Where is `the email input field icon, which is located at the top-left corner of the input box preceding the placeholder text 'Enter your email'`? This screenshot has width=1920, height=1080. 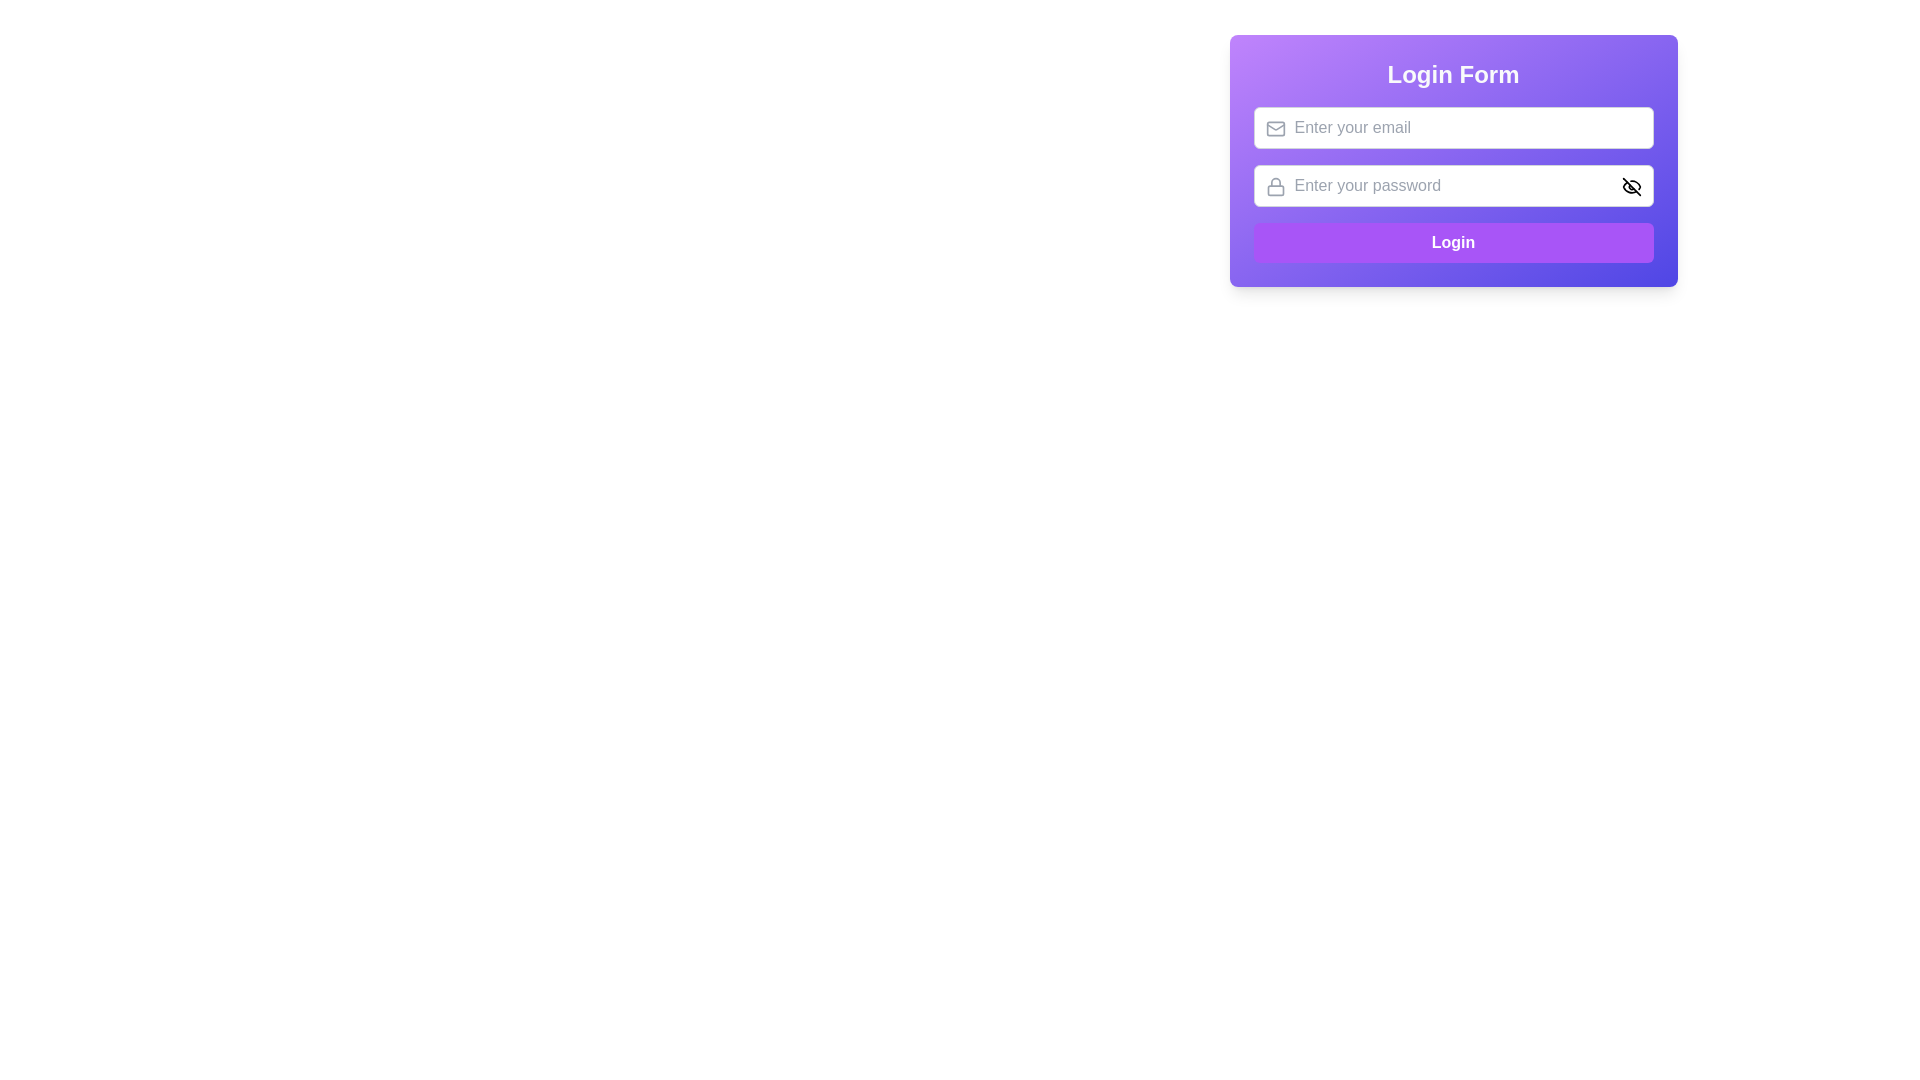
the email input field icon, which is located at the top-left corner of the input box preceding the placeholder text 'Enter your email' is located at coordinates (1274, 128).